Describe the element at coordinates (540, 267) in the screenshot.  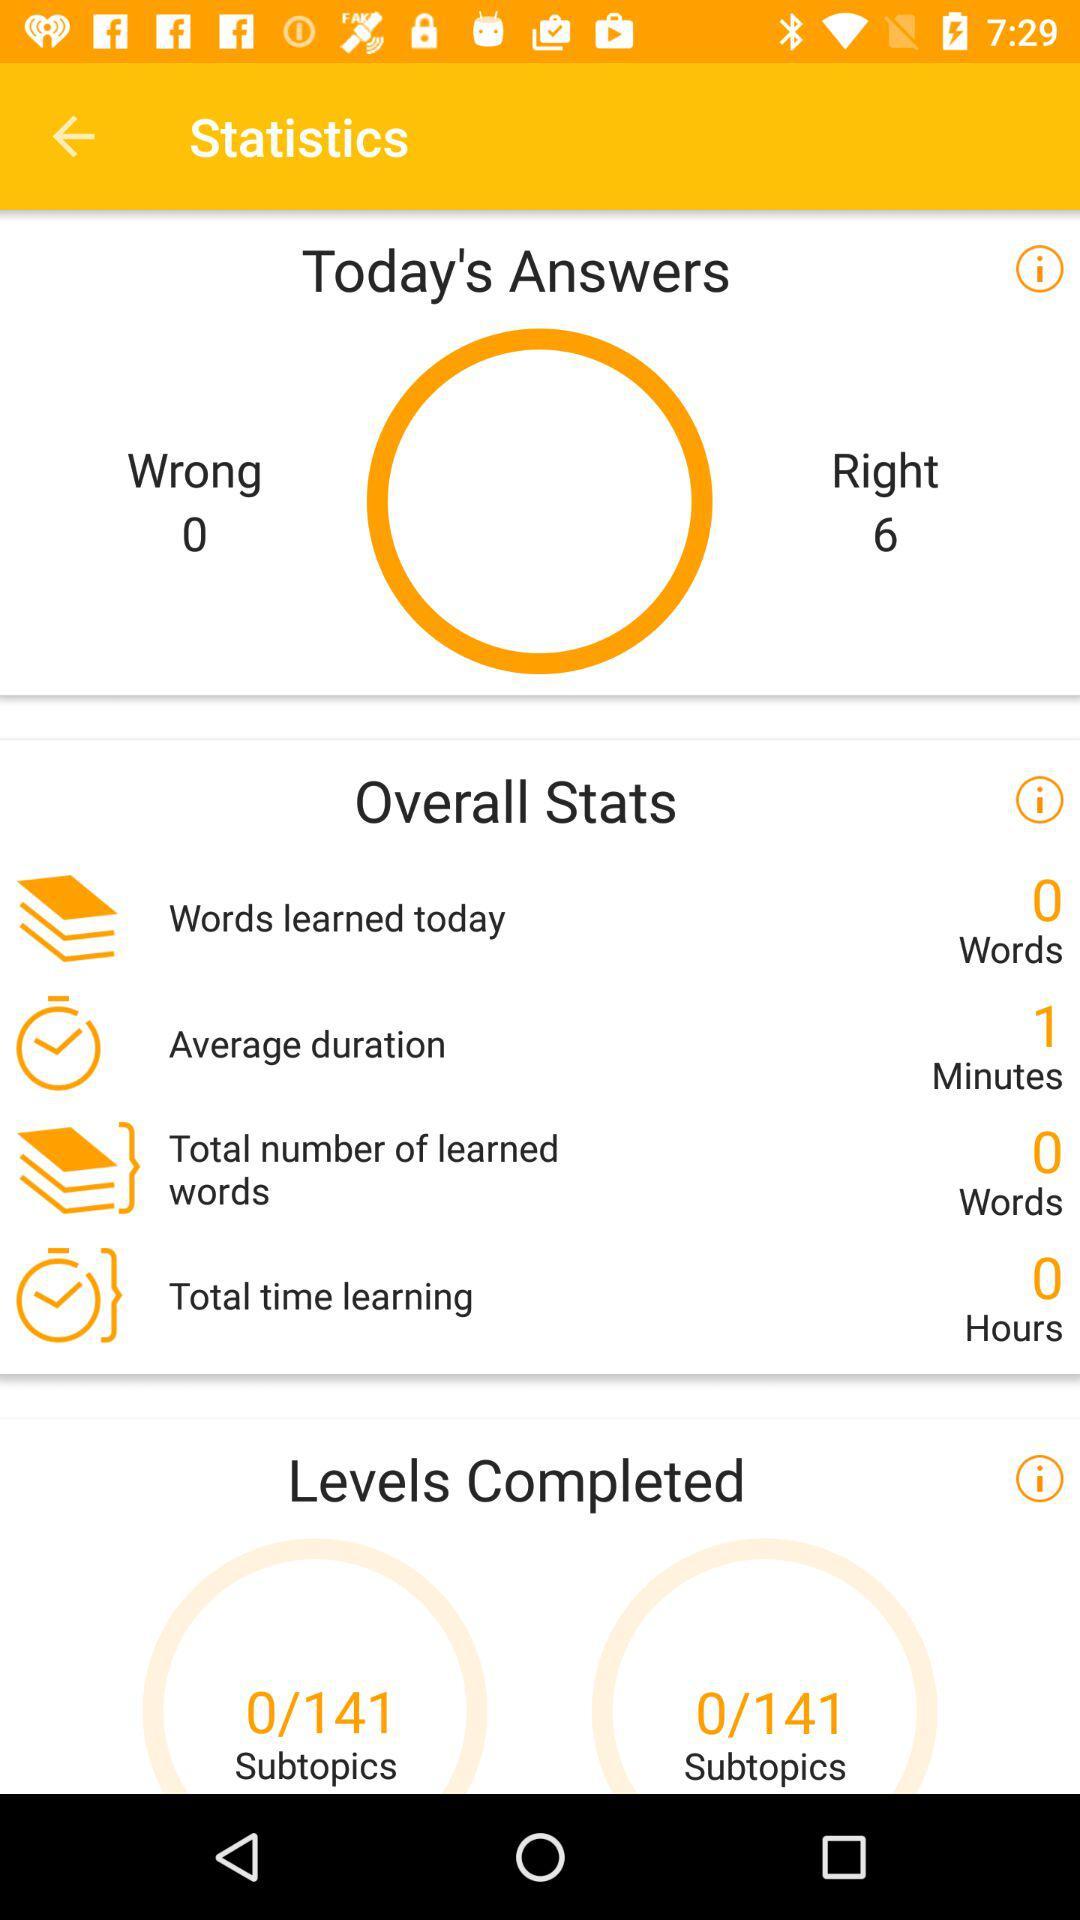
I see `today's answers` at that location.